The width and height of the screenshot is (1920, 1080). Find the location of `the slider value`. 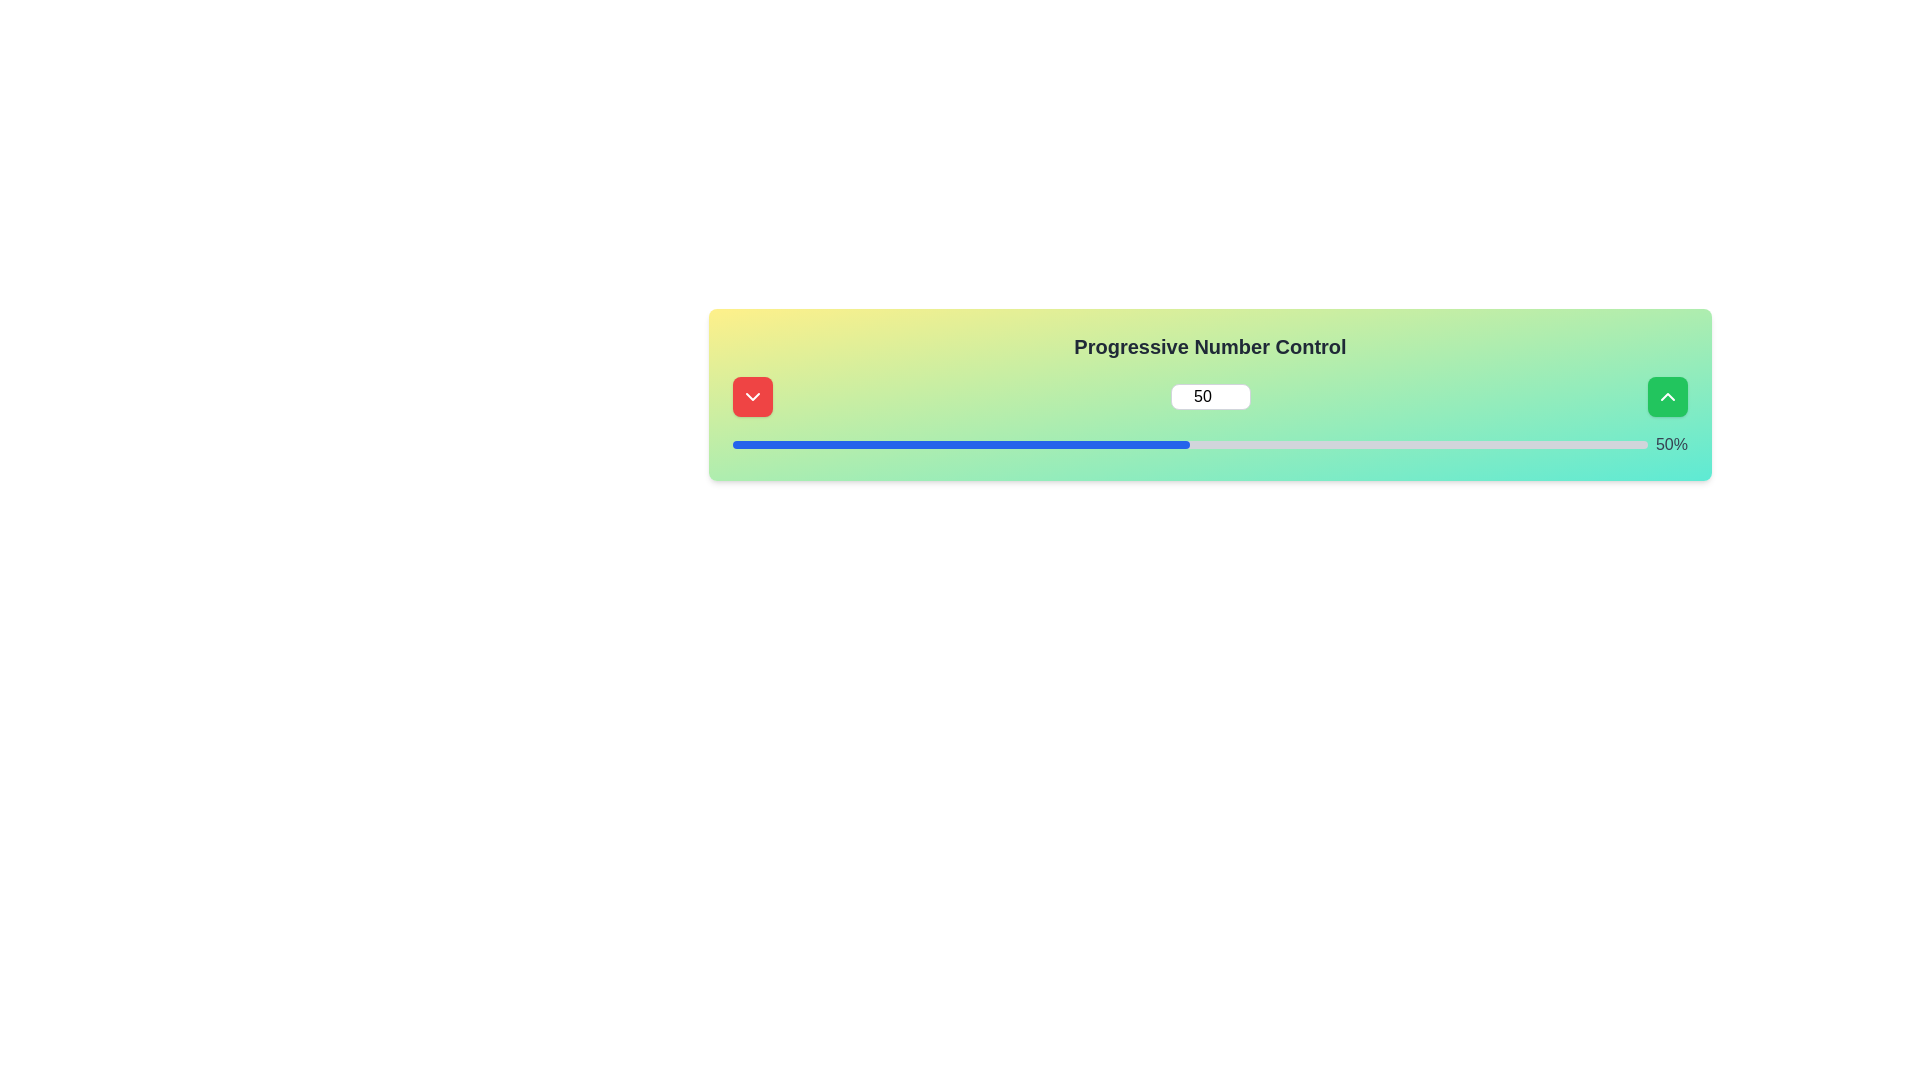

the slider value is located at coordinates (905, 443).